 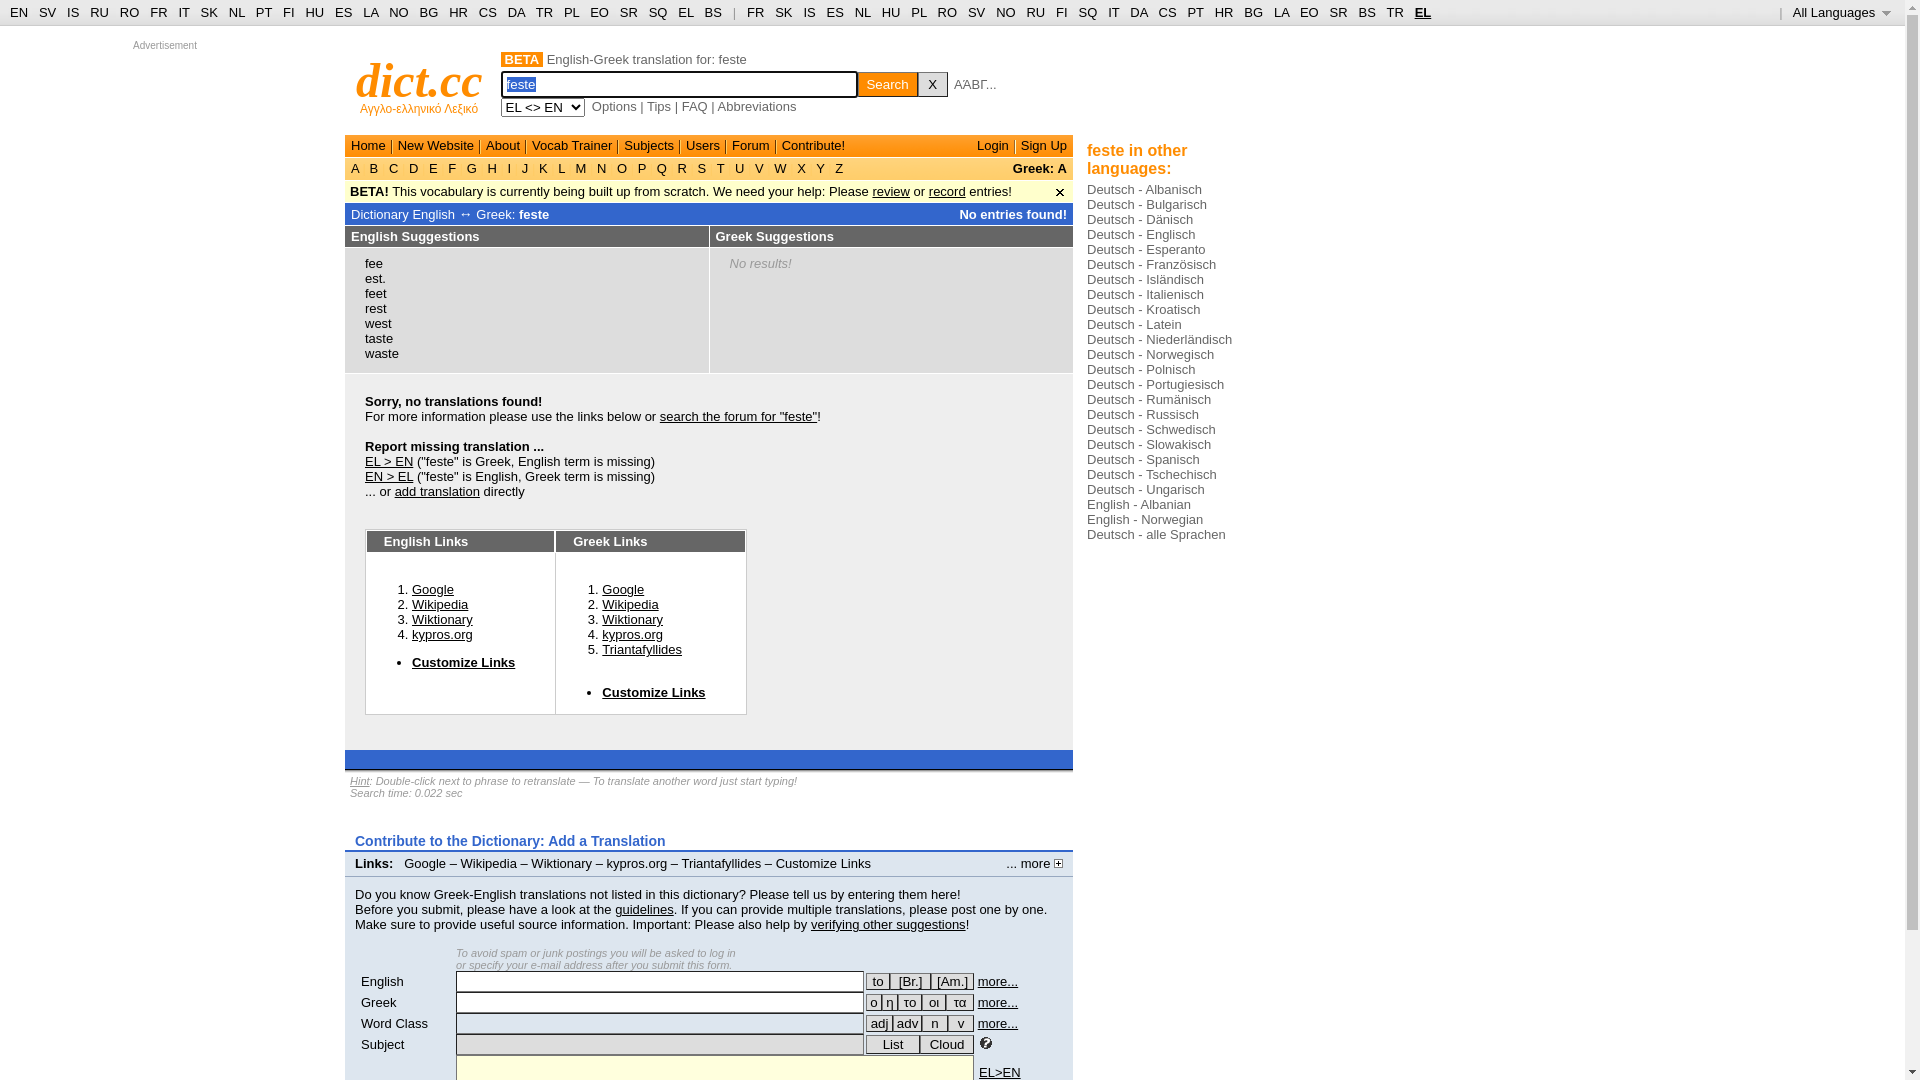 I want to click on 'Deutsch - Spanisch', so click(x=1143, y=459).